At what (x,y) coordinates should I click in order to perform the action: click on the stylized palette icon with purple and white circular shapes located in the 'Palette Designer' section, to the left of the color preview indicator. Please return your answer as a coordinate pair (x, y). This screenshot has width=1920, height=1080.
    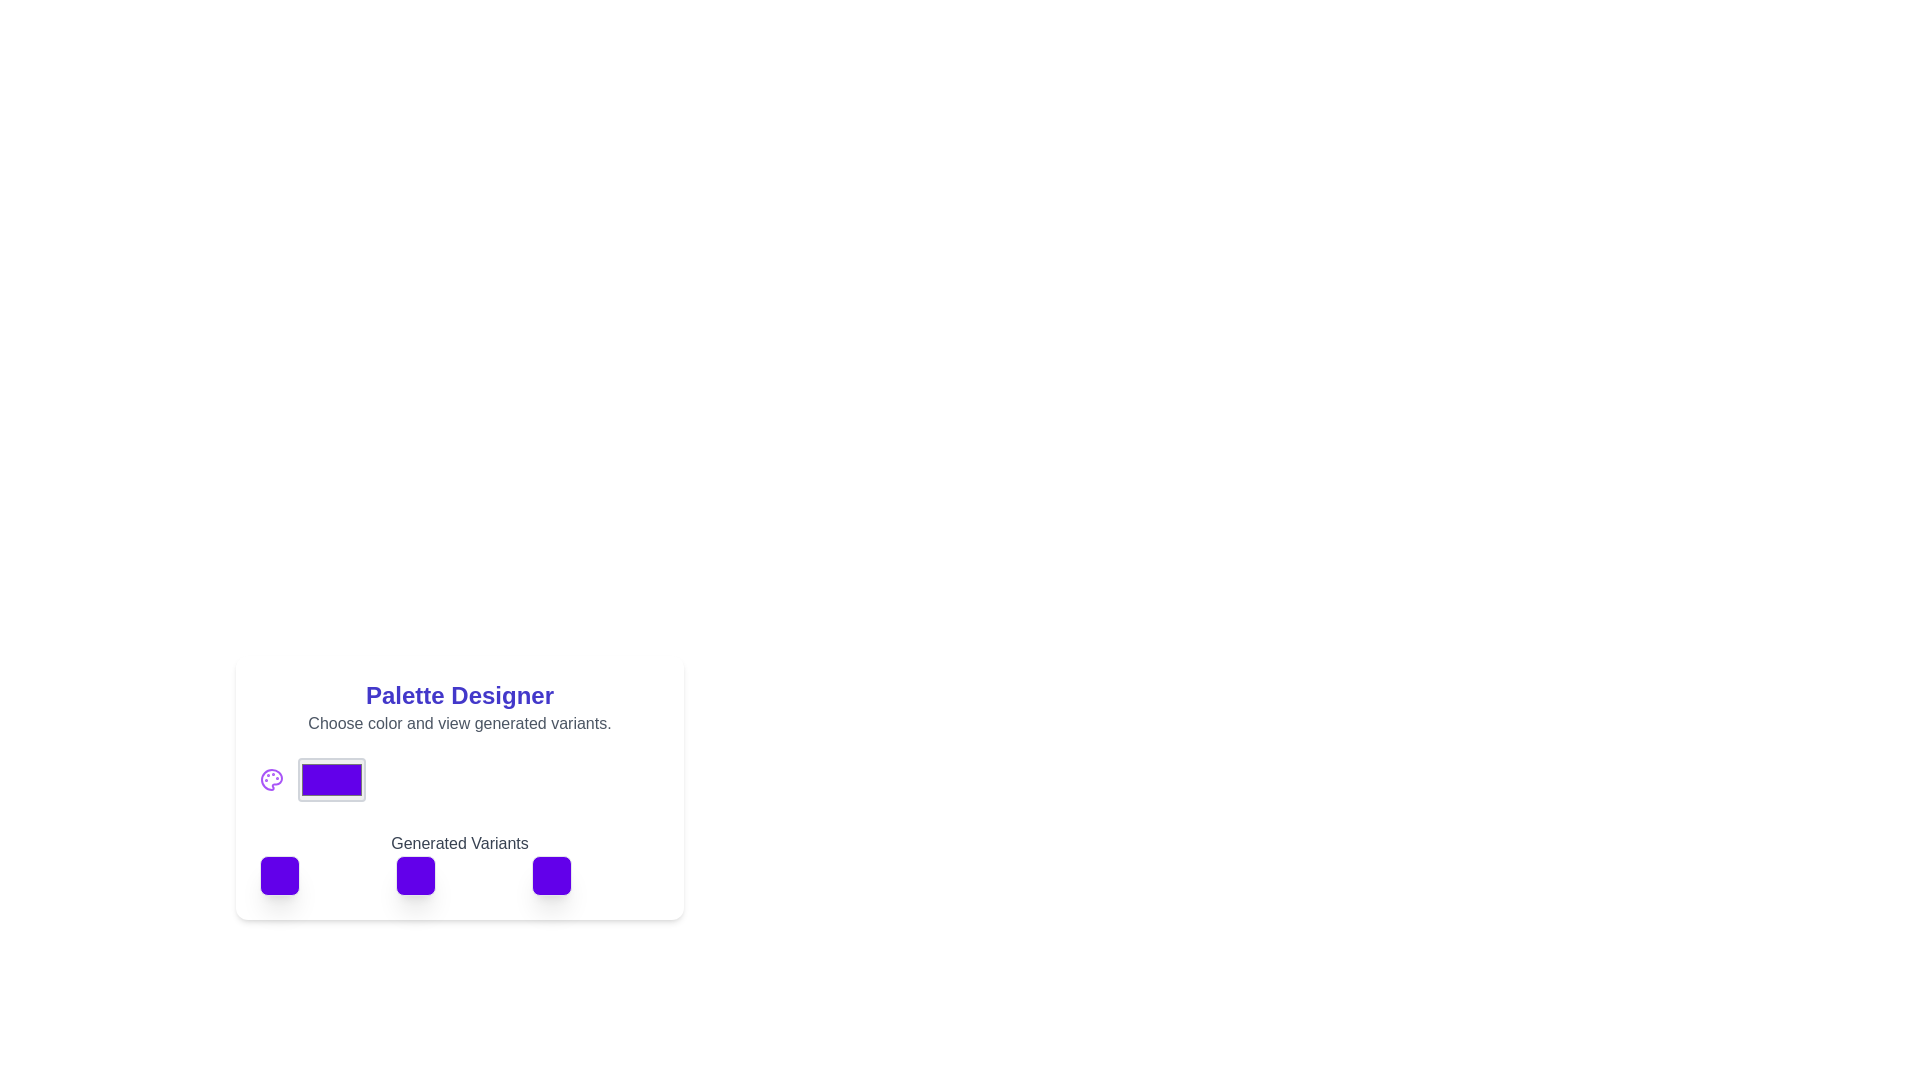
    Looking at the image, I should click on (271, 778).